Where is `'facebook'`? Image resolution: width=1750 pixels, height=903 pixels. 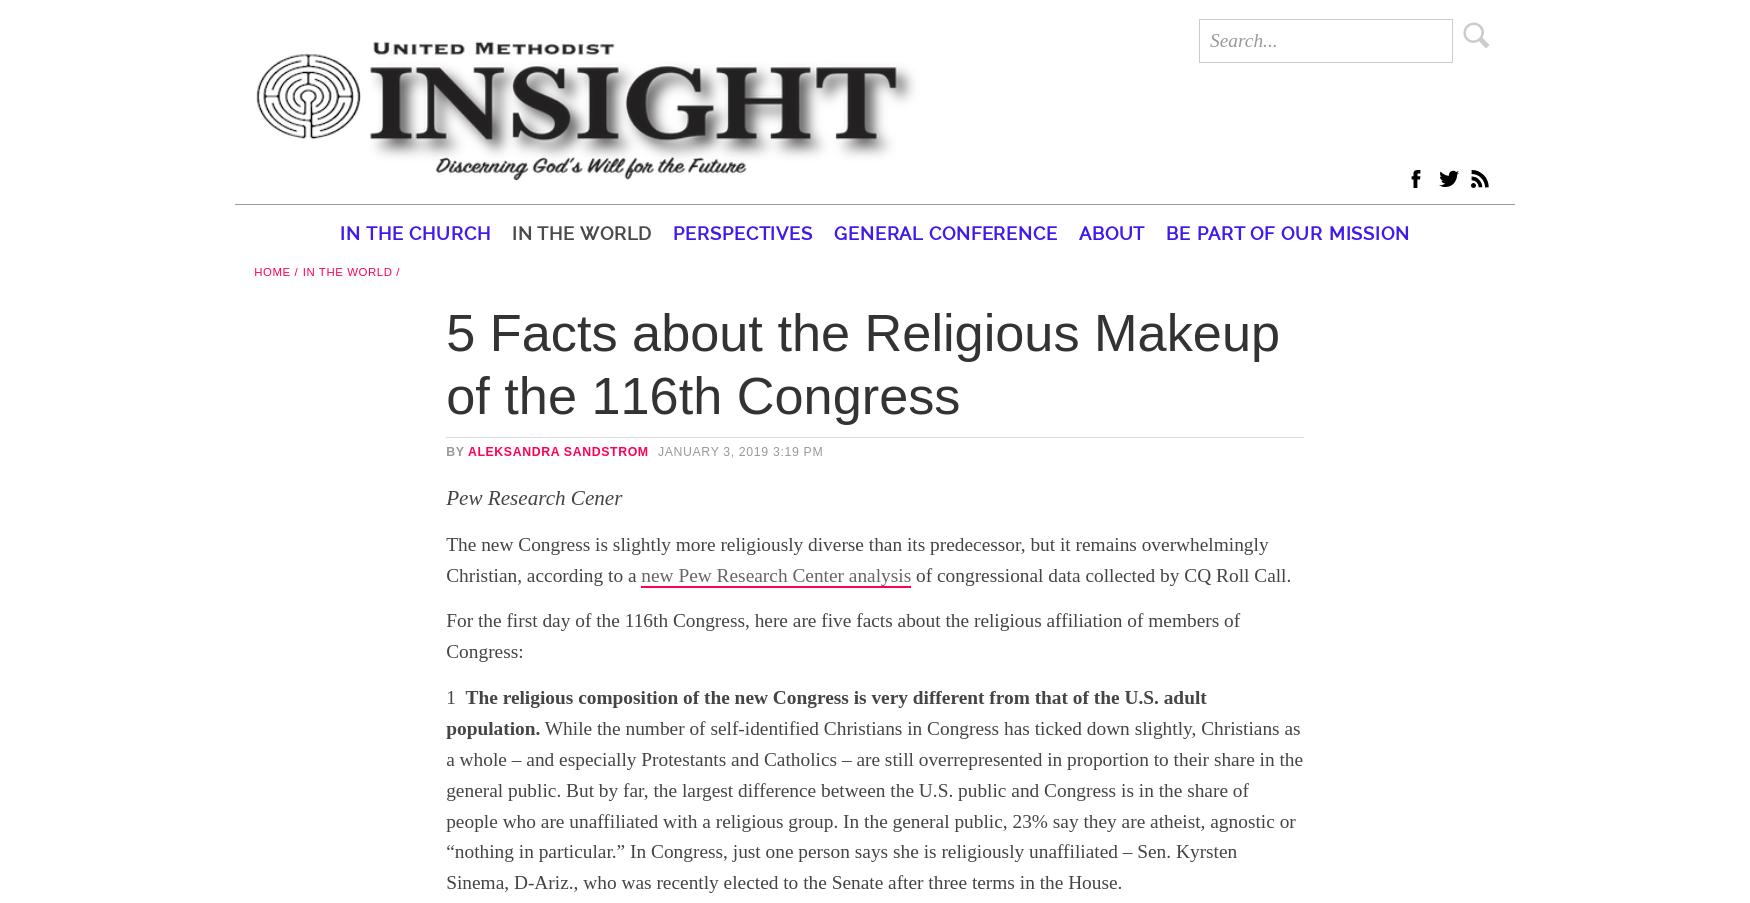 'facebook' is located at coordinates (1607, 173).